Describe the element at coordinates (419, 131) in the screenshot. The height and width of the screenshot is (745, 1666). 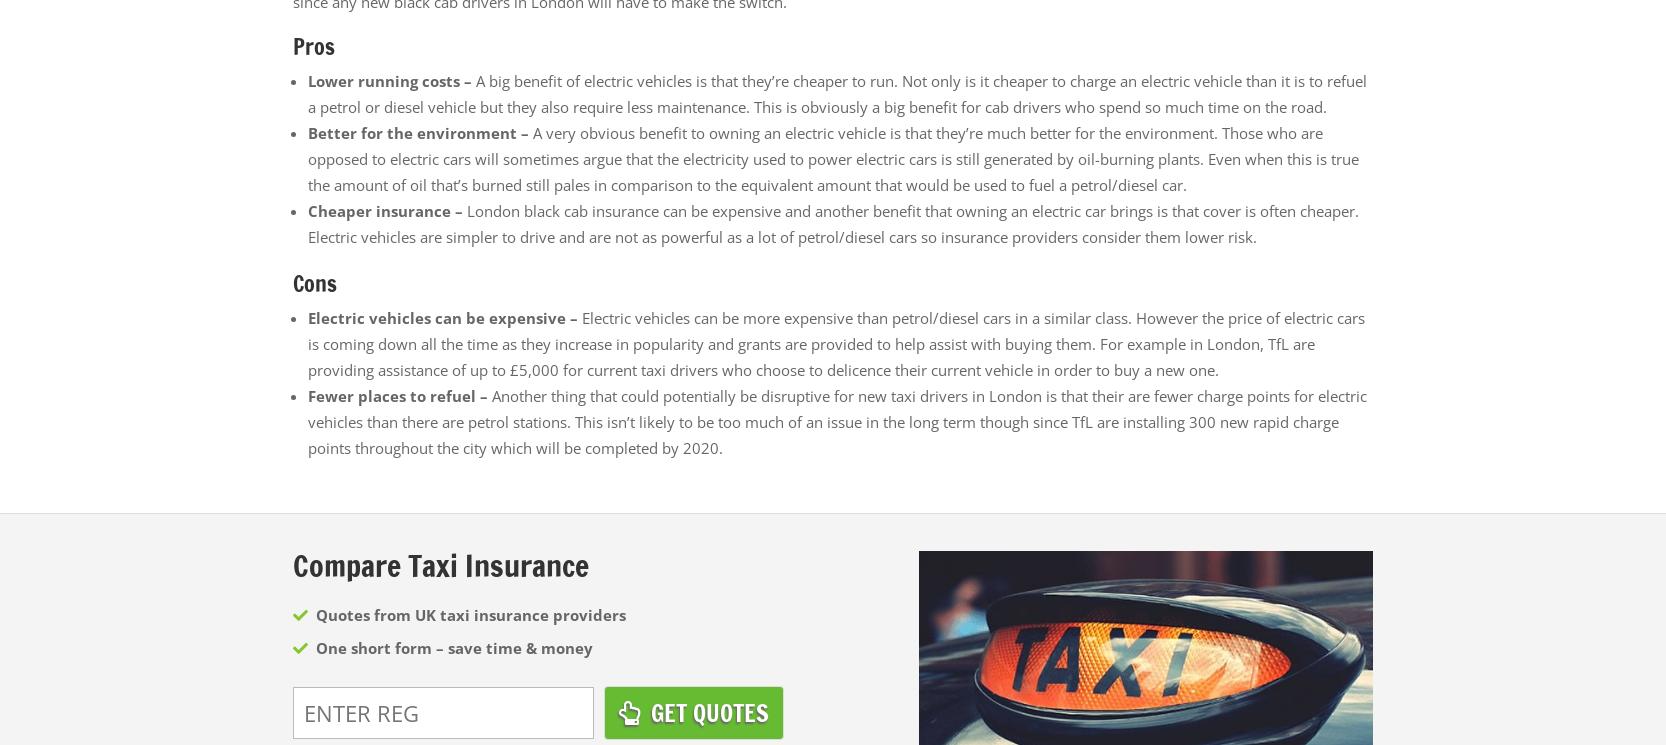
I see `'Better for the environment –'` at that location.